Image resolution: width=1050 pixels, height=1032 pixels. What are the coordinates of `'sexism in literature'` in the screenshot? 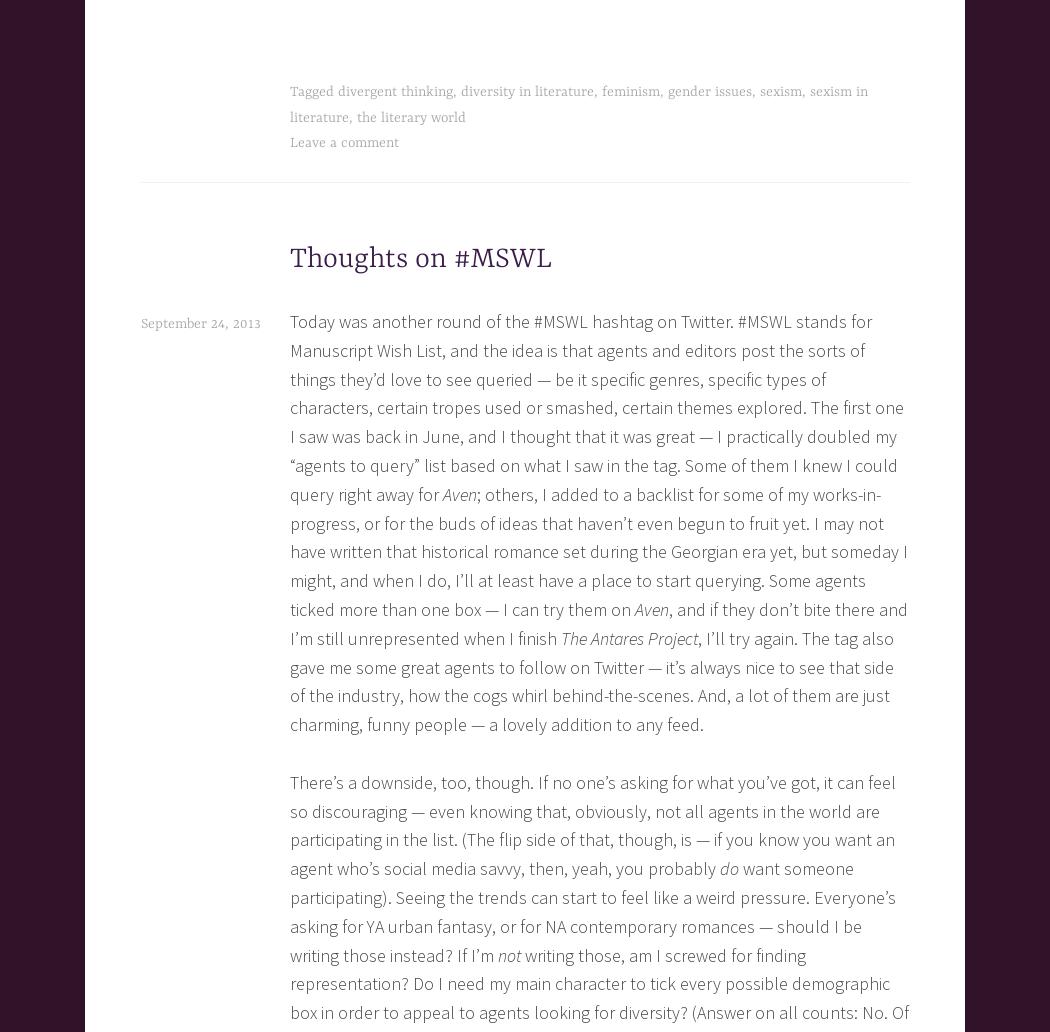 It's located at (577, 104).